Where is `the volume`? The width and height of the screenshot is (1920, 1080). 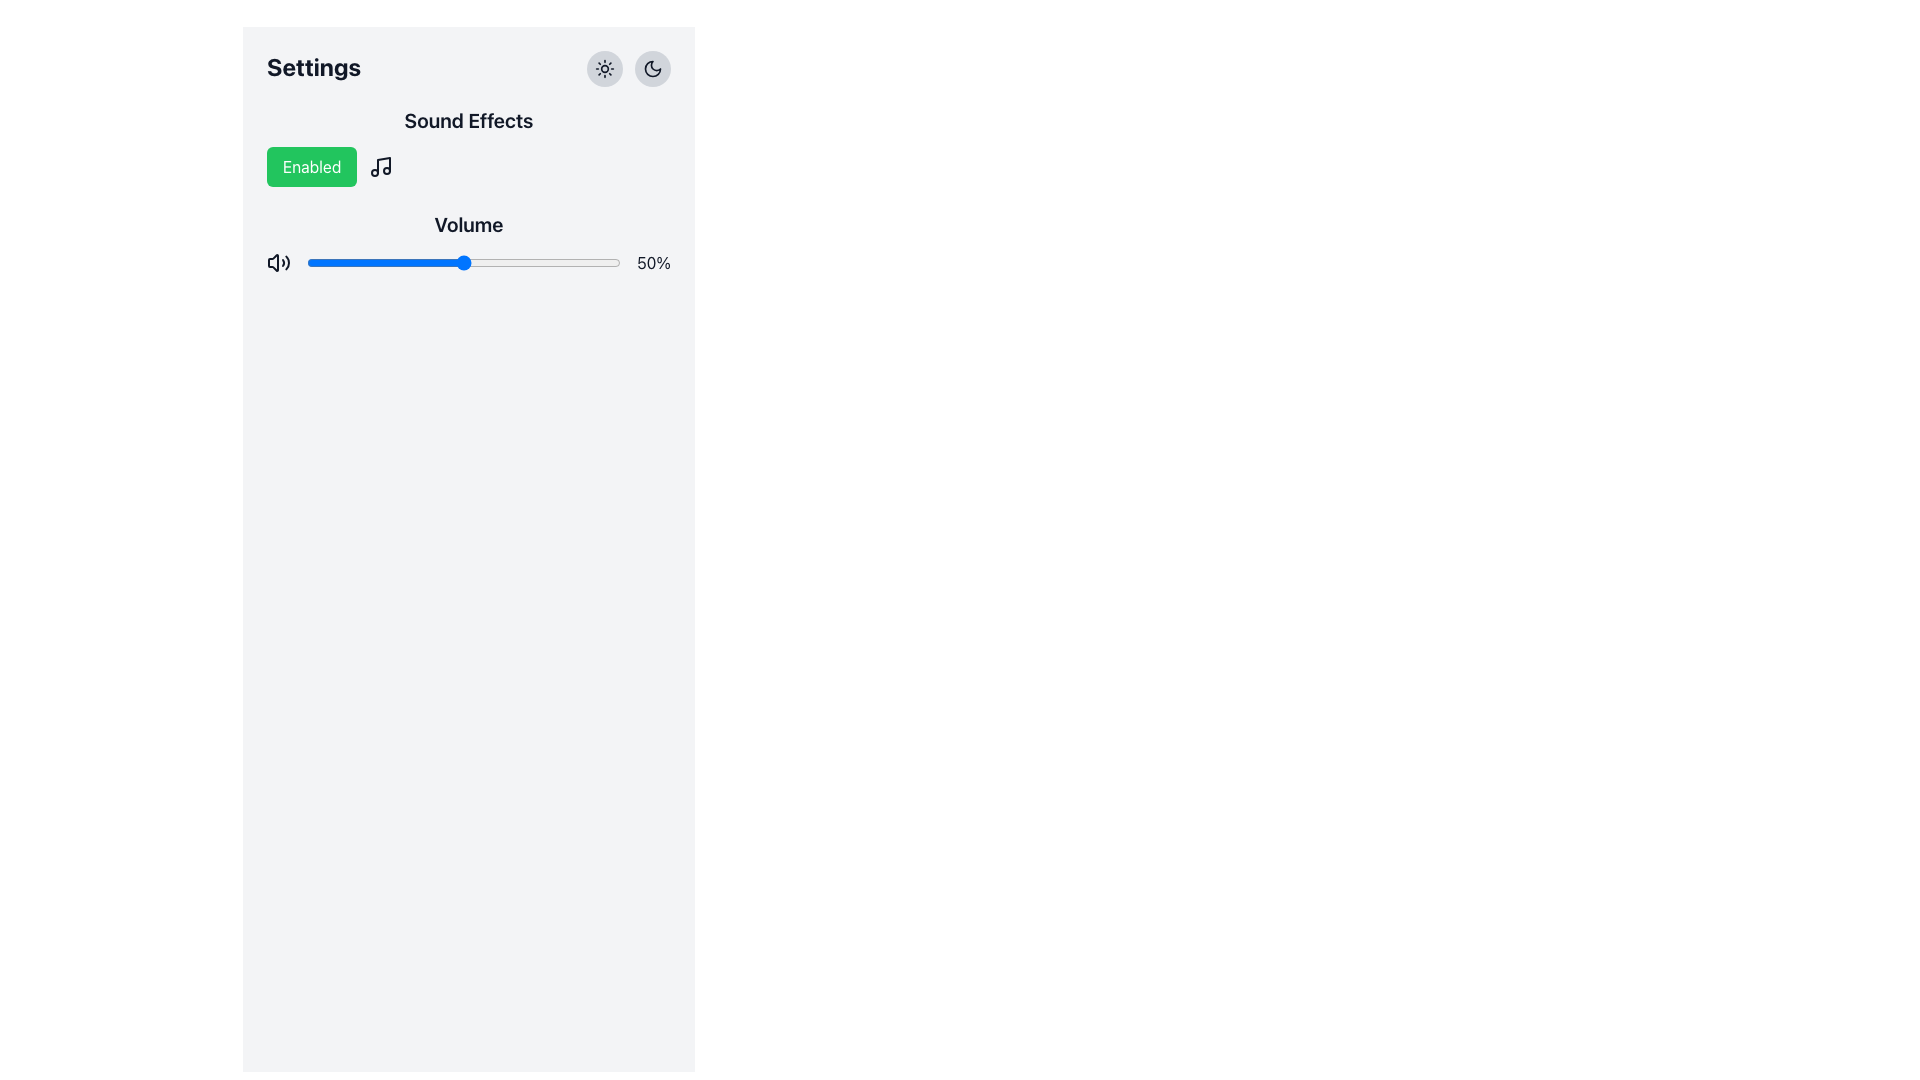
the volume is located at coordinates (529, 261).